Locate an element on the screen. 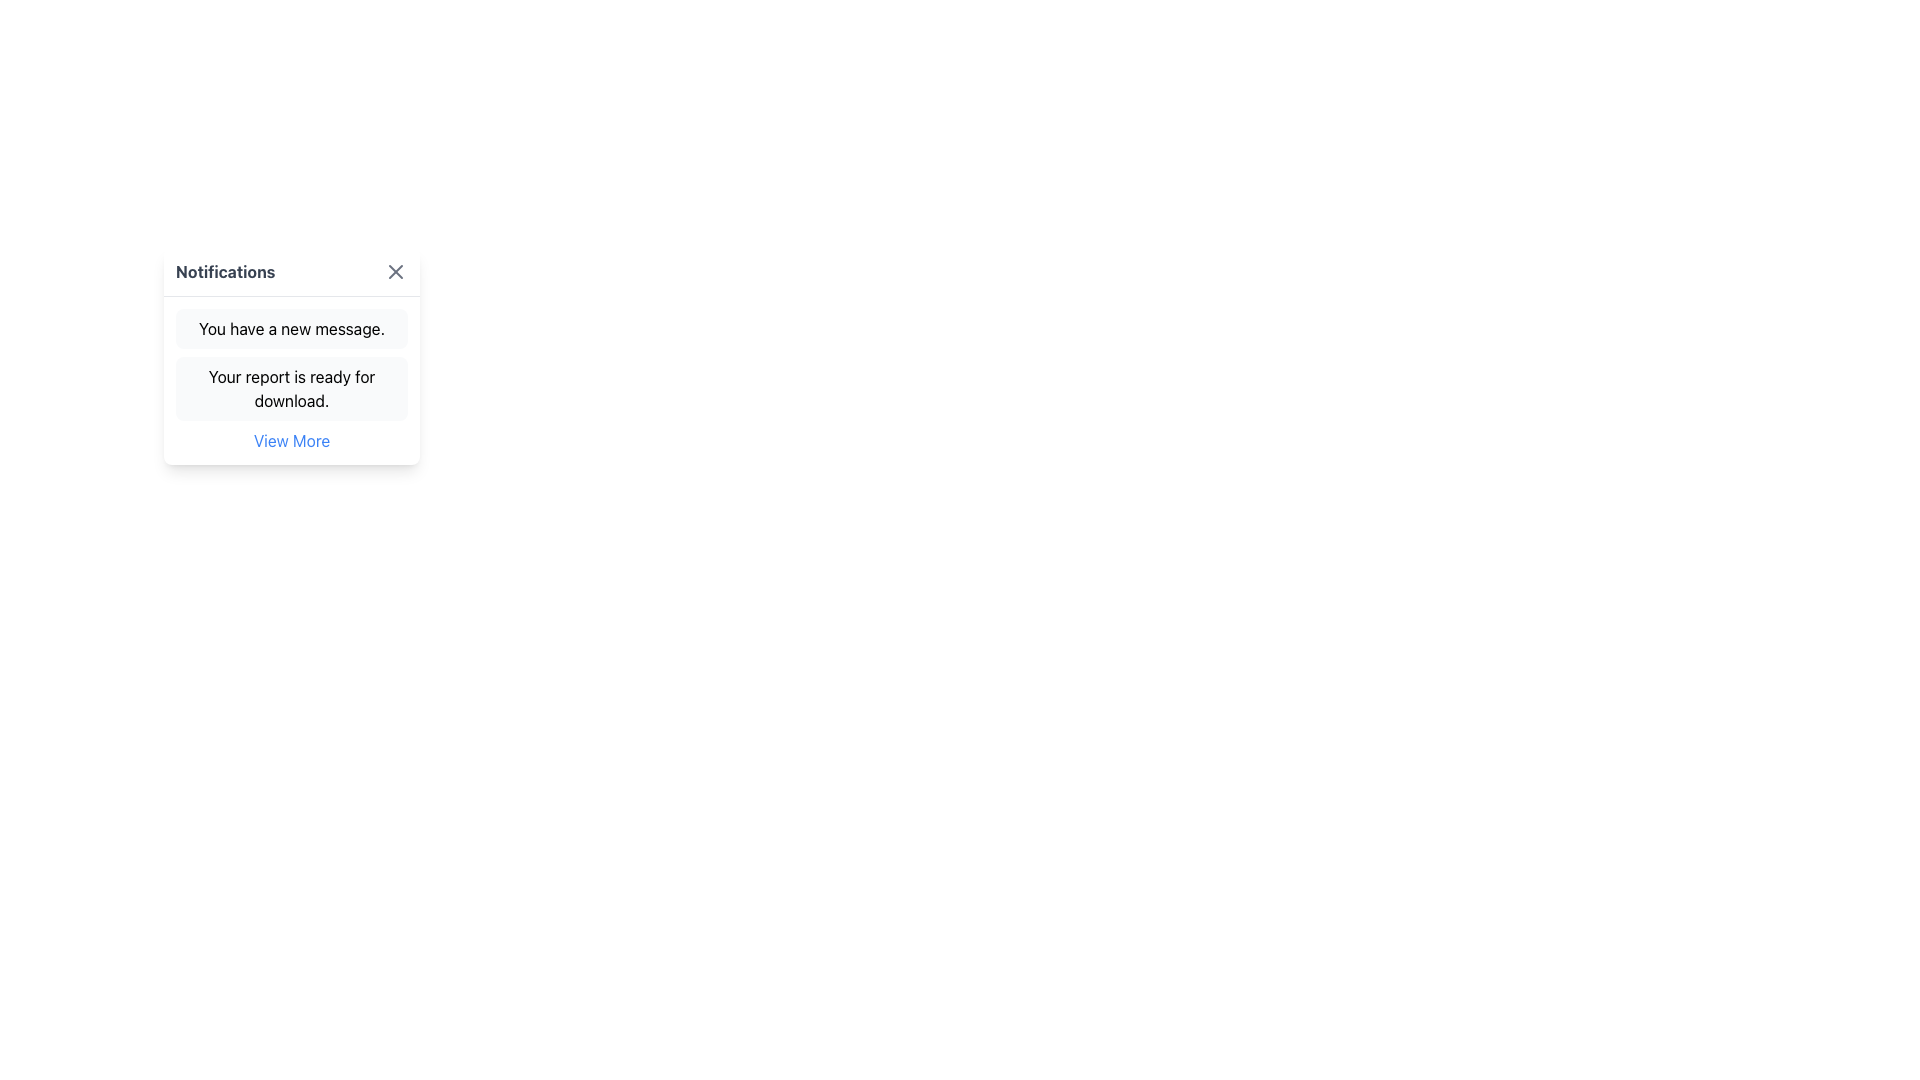 This screenshot has width=1920, height=1080. the informational notification box with the message 'You have a new message.' by clicking on its center is located at coordinates (291, 327).